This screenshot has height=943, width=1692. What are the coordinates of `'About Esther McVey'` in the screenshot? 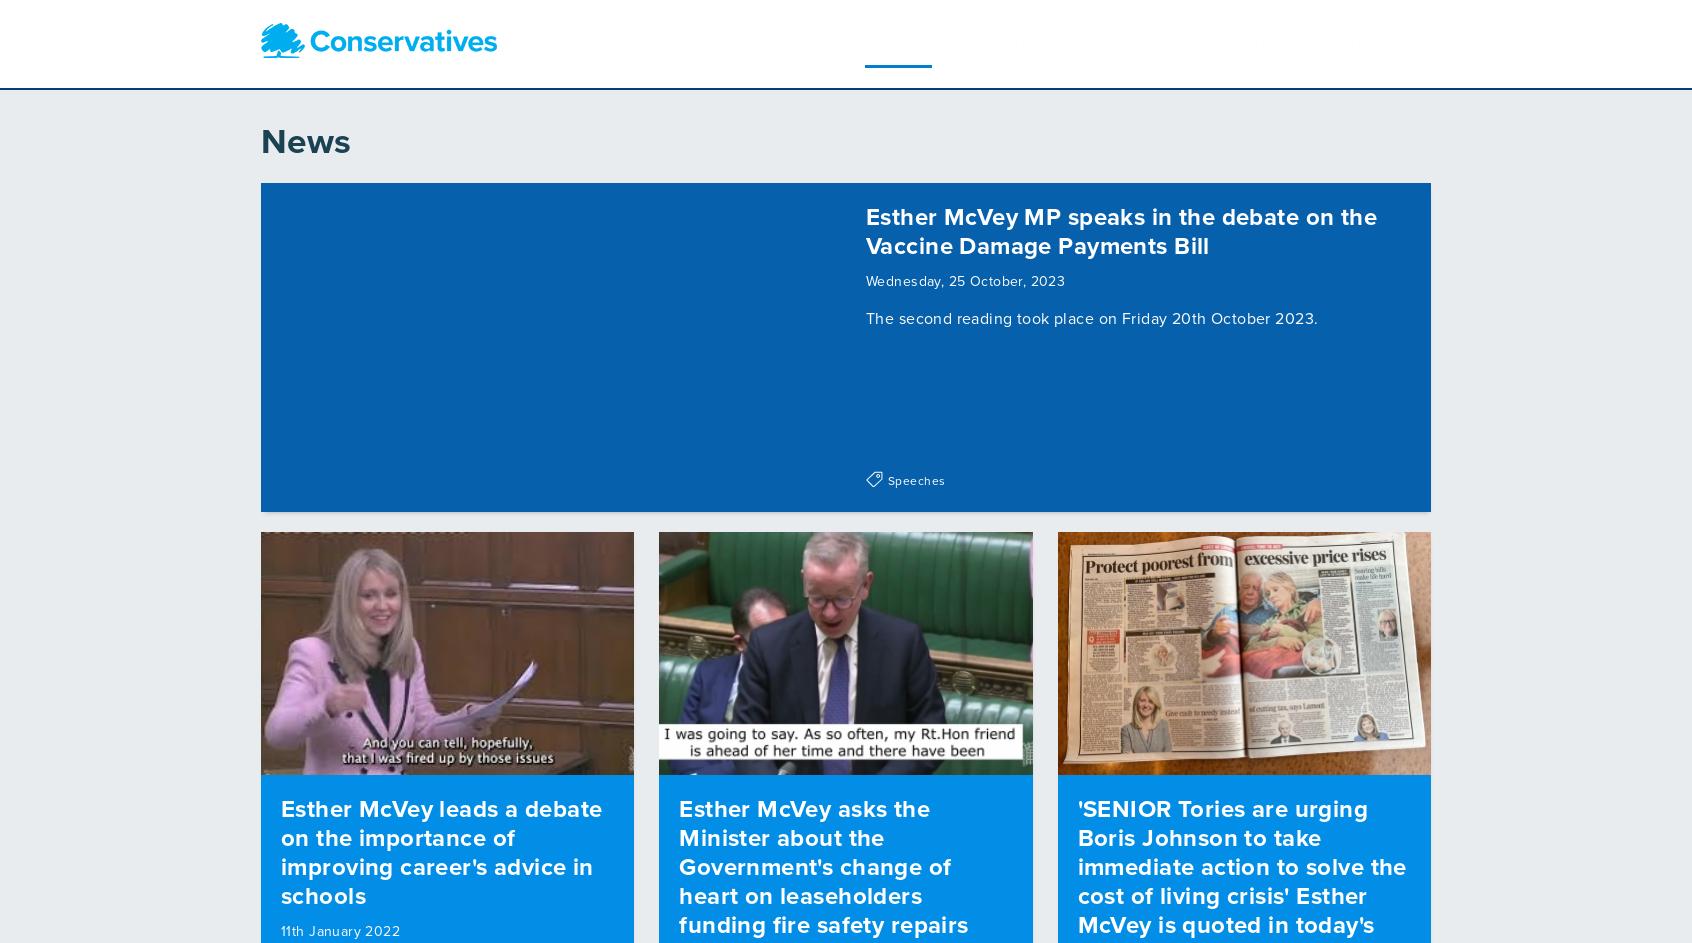 It's located at (849, 39).